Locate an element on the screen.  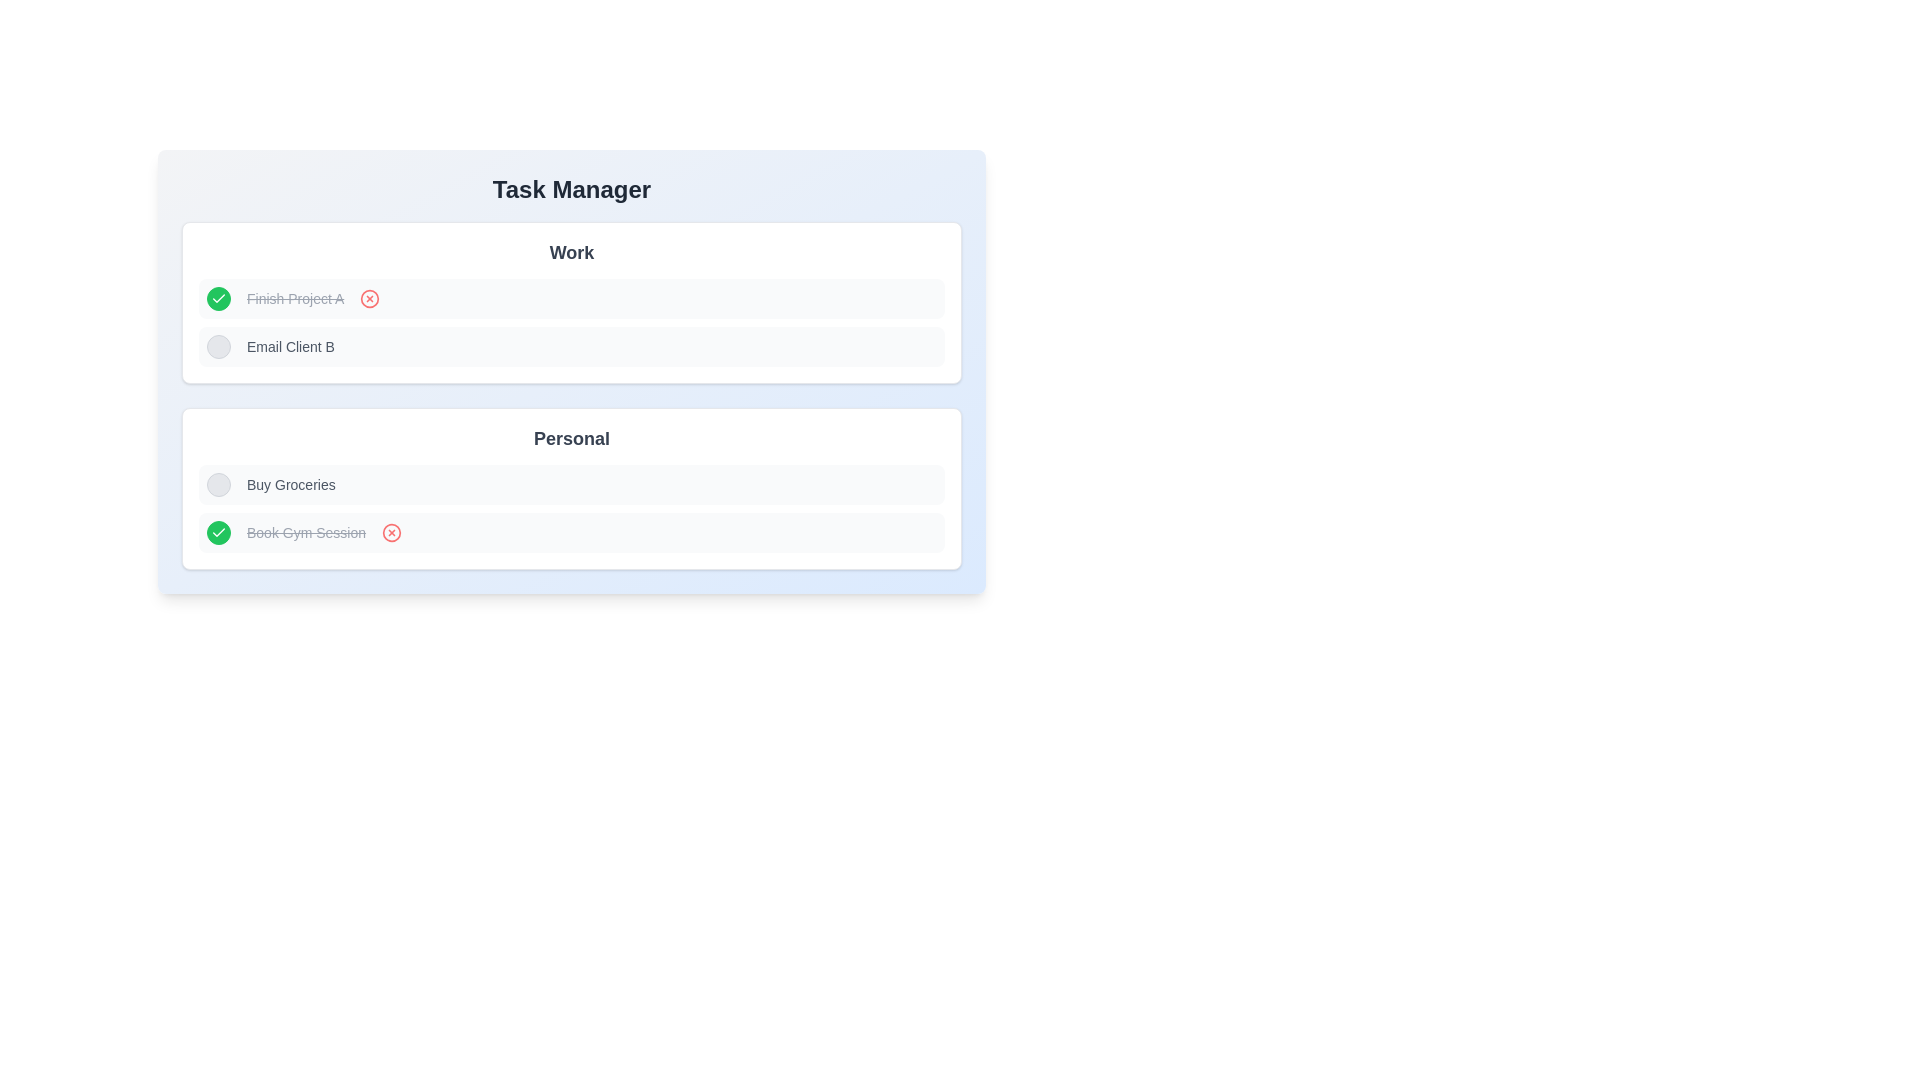
the static text label displaying the completed task name, which is located in the first row under the 'Work' section, between a green circular checkmark icon and a red circular icon is located at coordinates (294, 299).